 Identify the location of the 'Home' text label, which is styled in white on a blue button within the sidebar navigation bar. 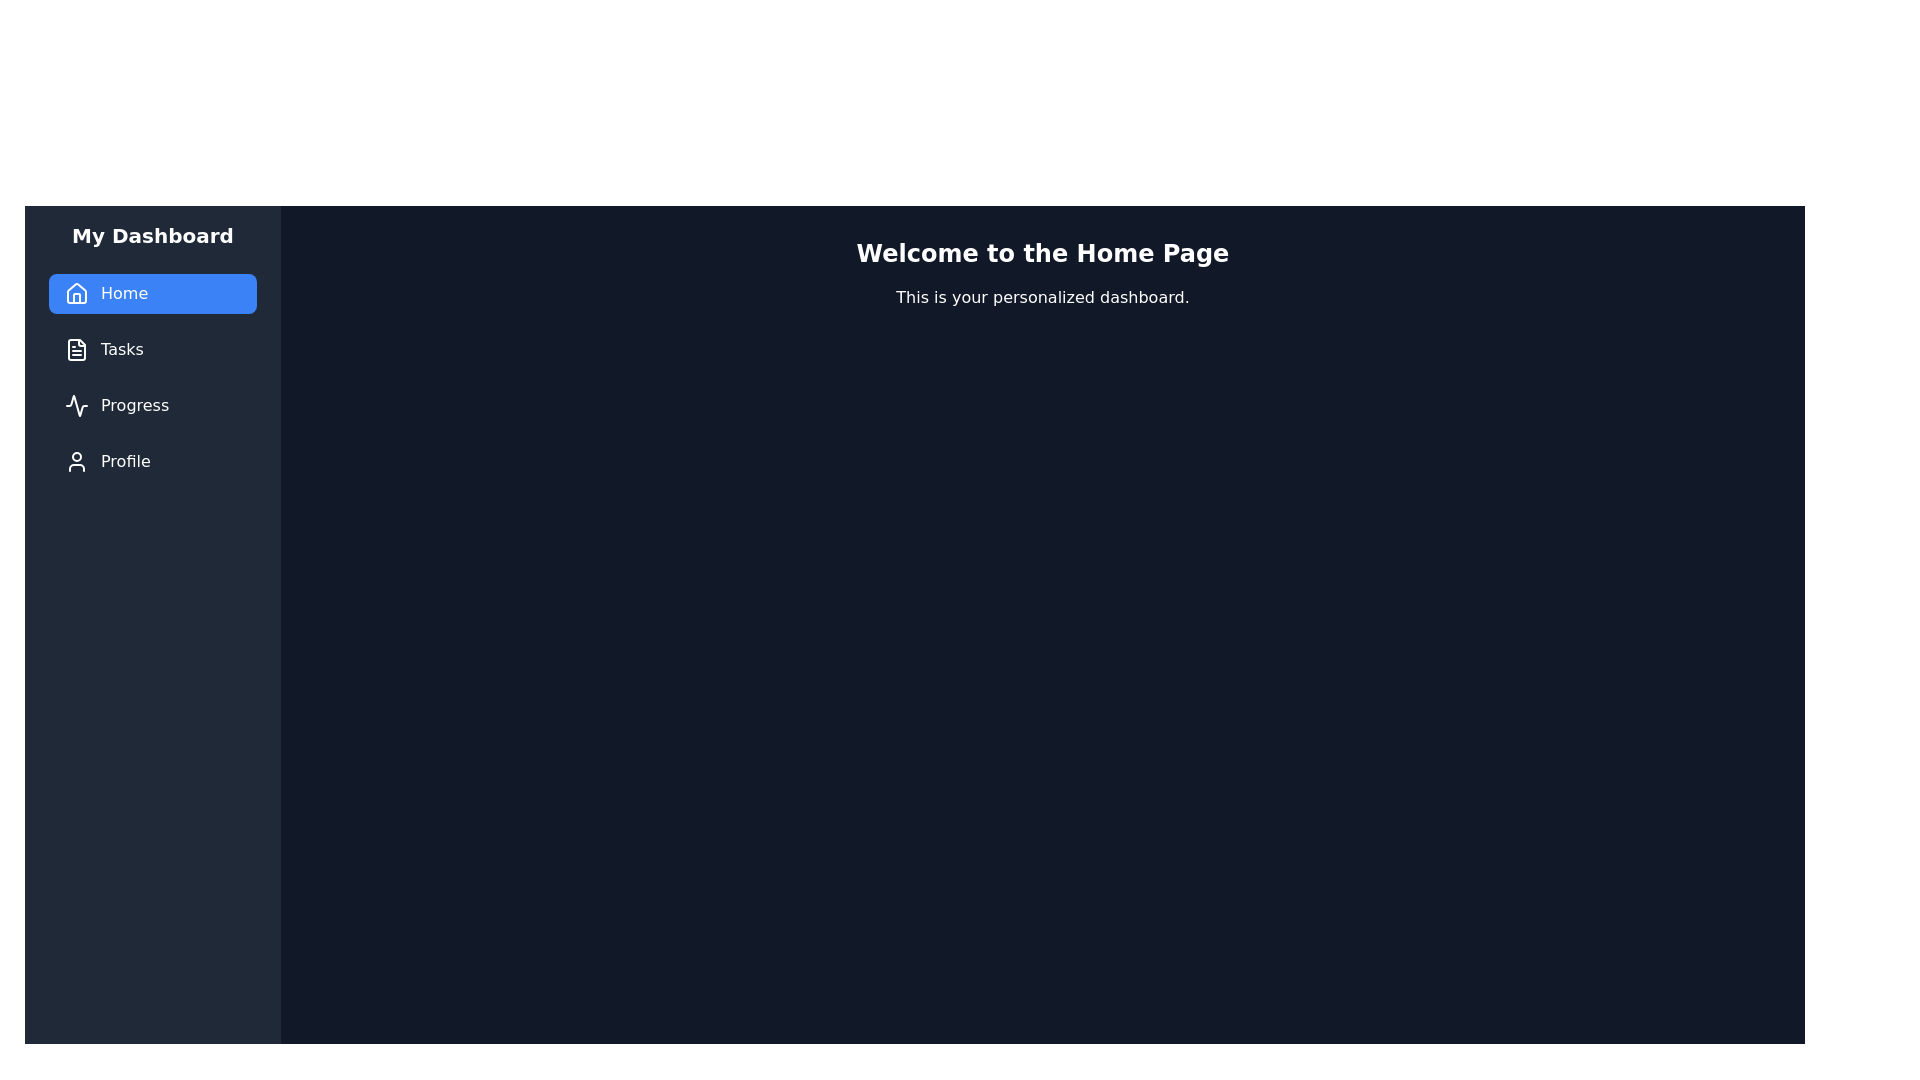
(123, 293).